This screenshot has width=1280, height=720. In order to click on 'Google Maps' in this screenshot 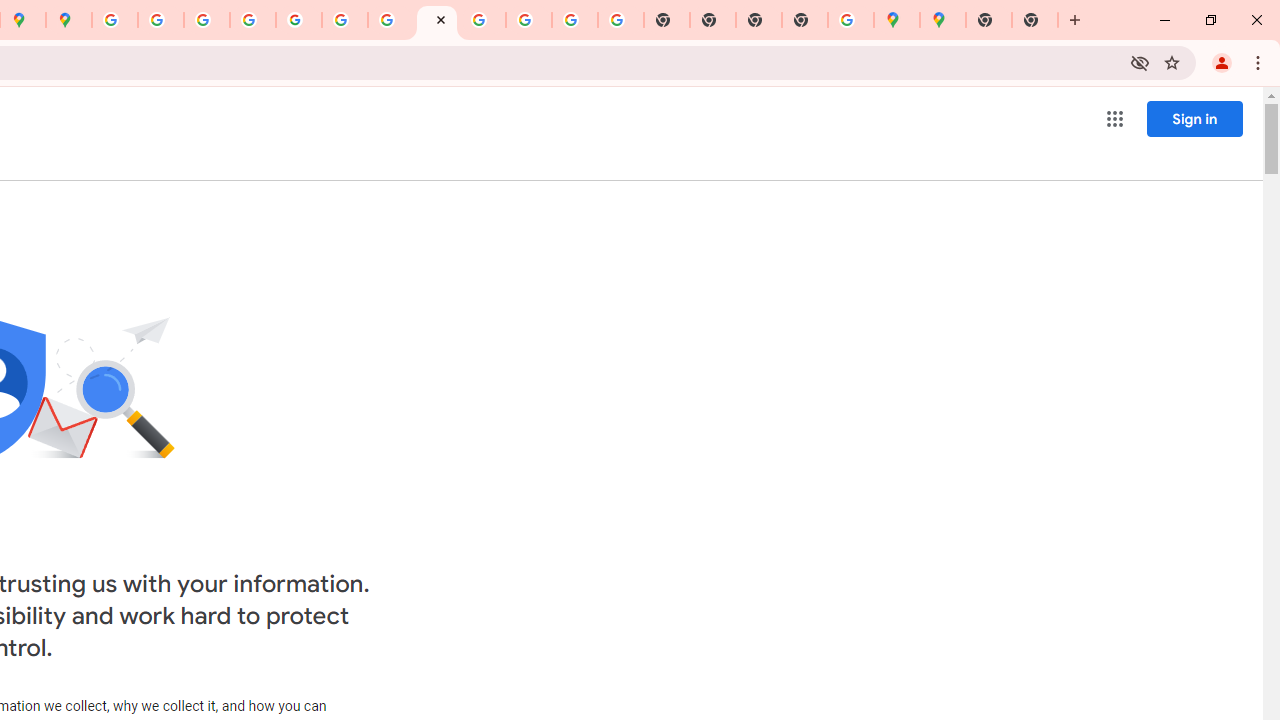, I will do `click(896, 20)`.